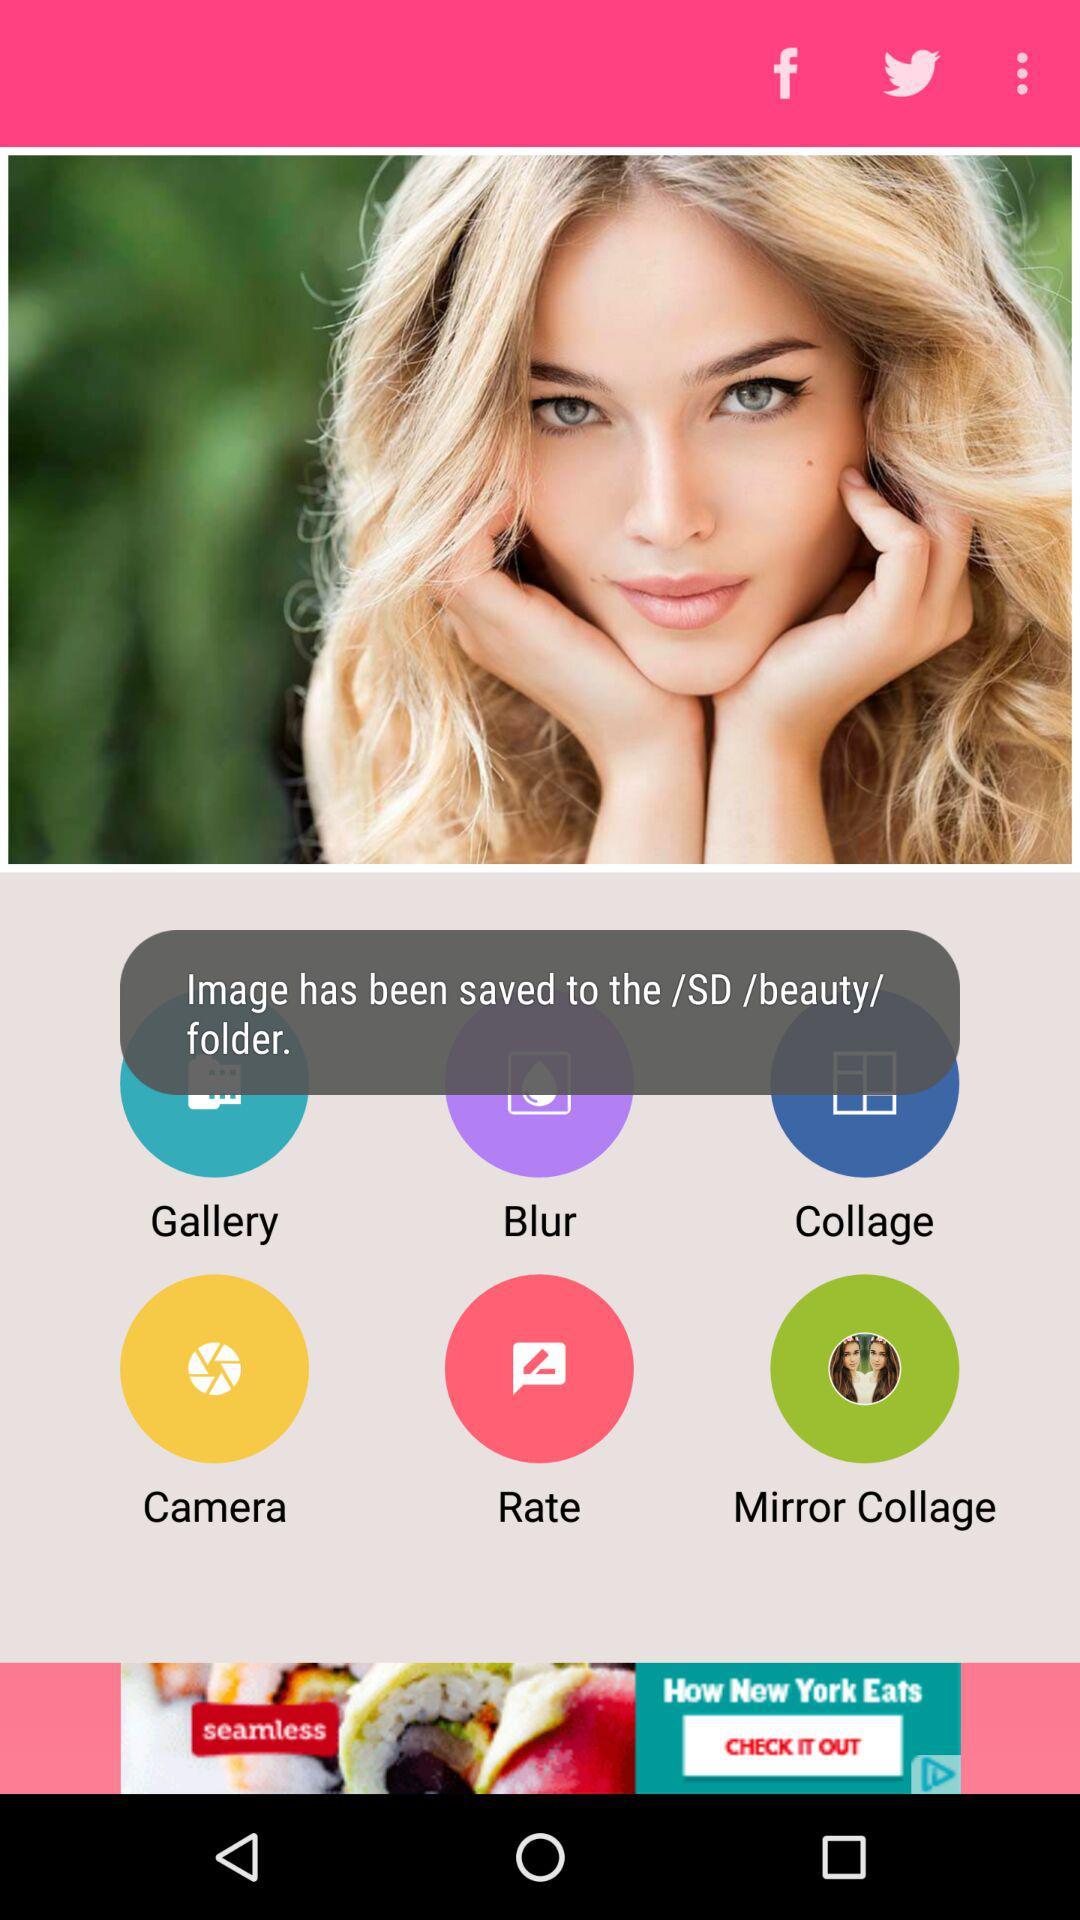 Image resolution: width=1080 pixels, height=1920 pixels. I want to click on camera, so click(214, 1367).